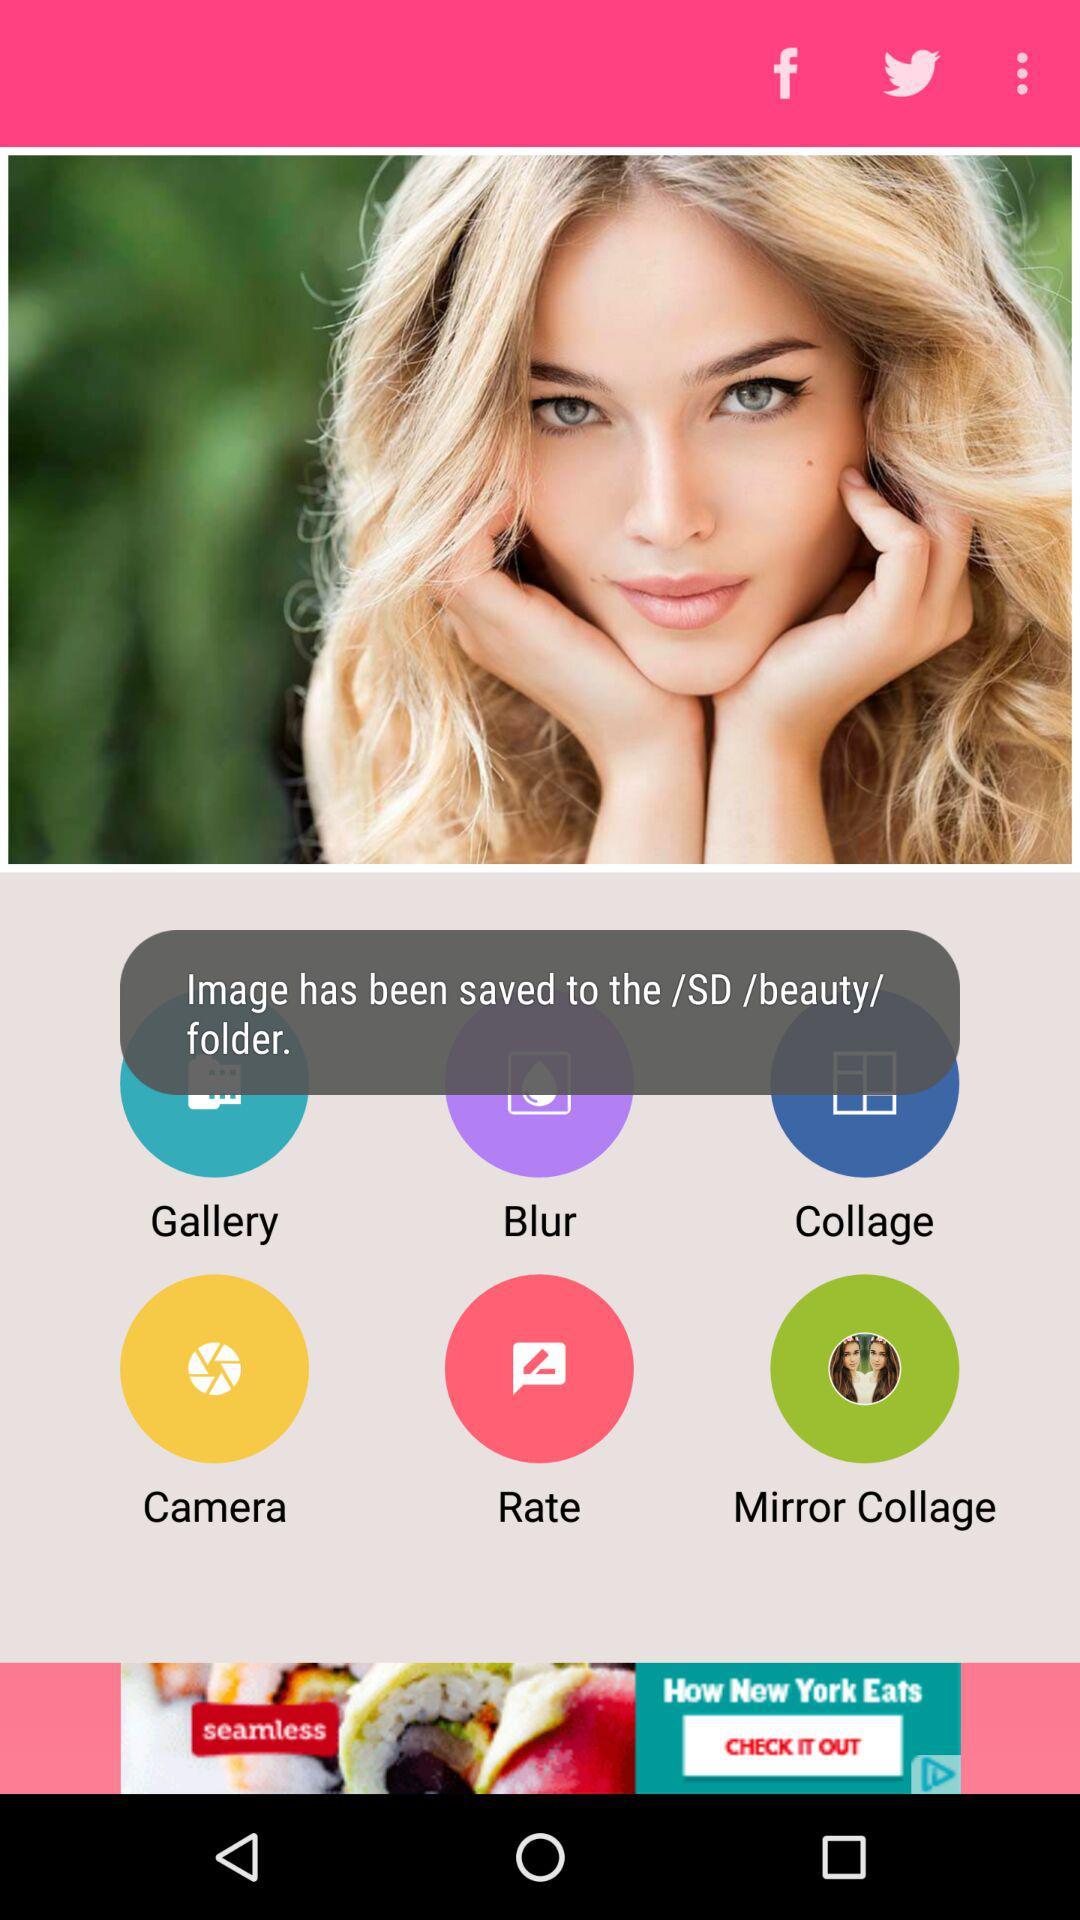 Image resolution: width=1080 pixels, height=1920 pixels. I want to click on camera, so click(214, 1367).